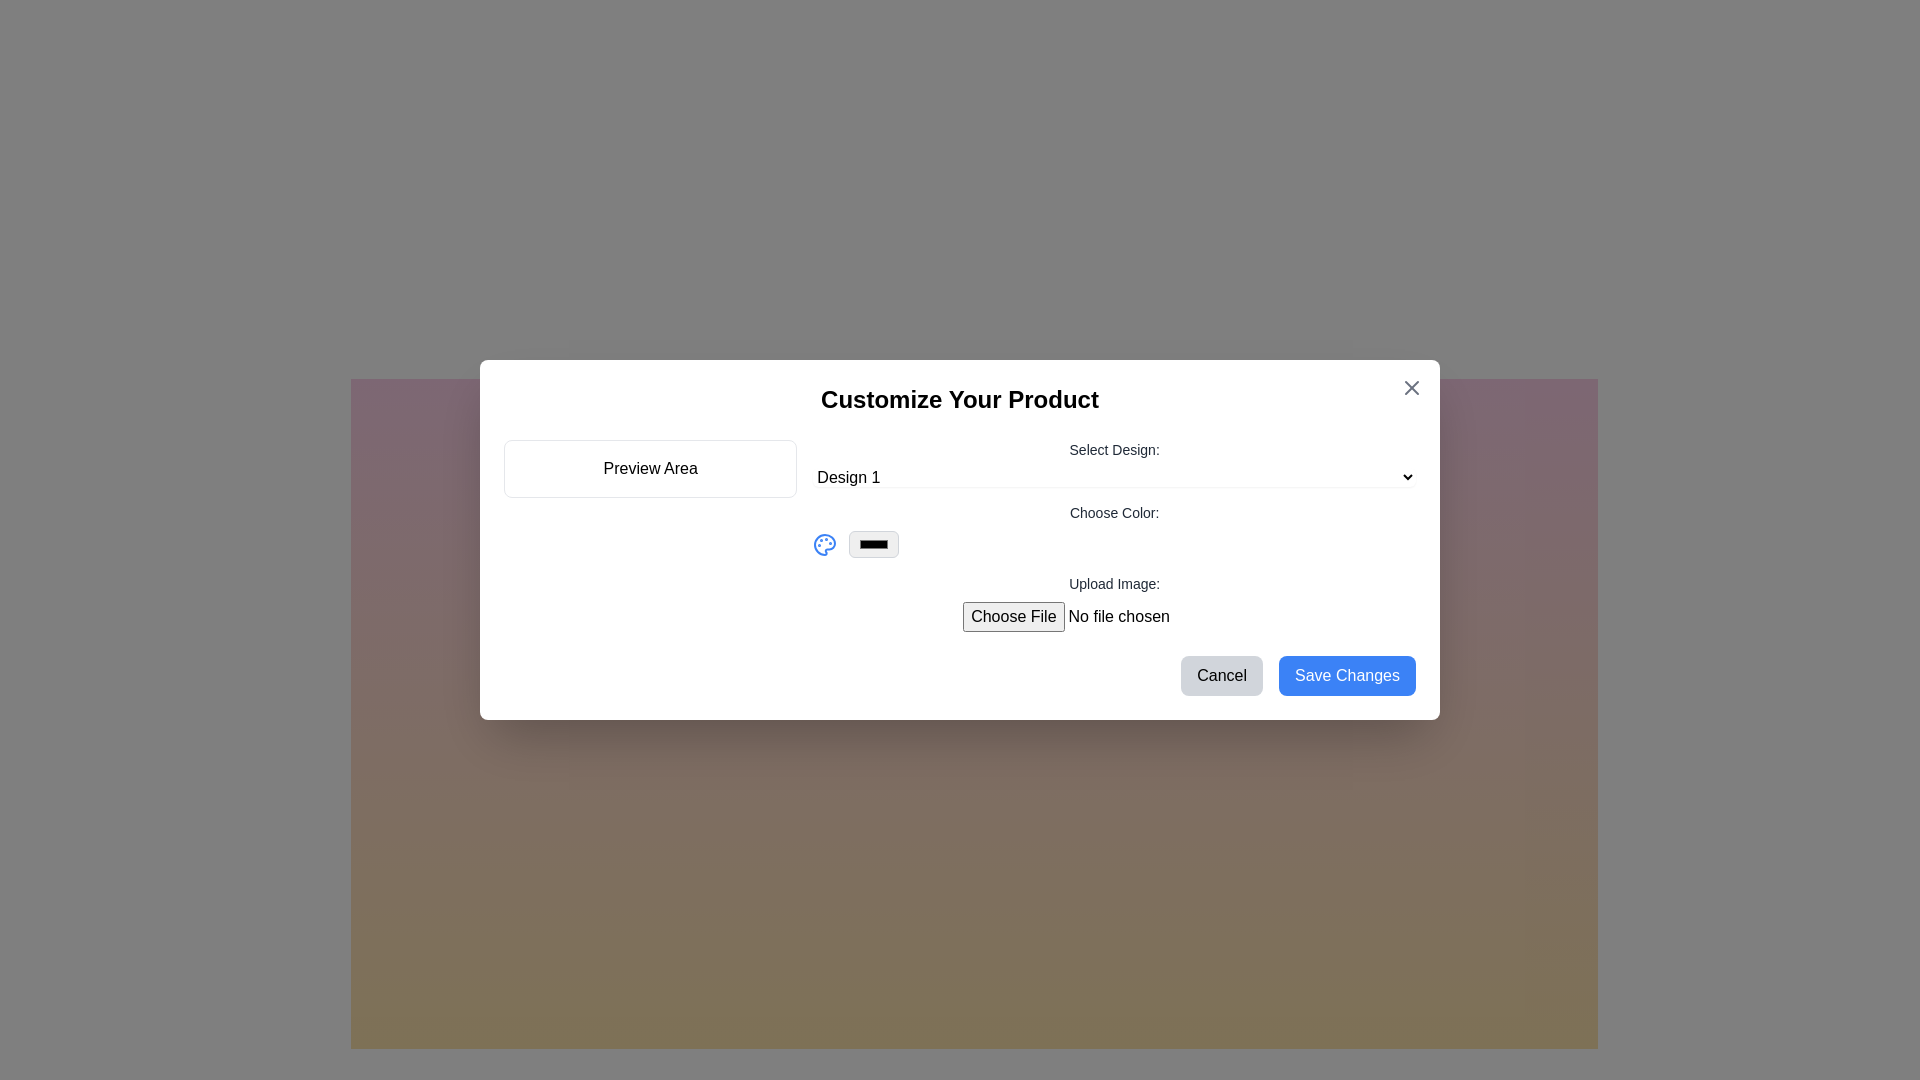  I want to click on the Color input field, so click(874, 544).